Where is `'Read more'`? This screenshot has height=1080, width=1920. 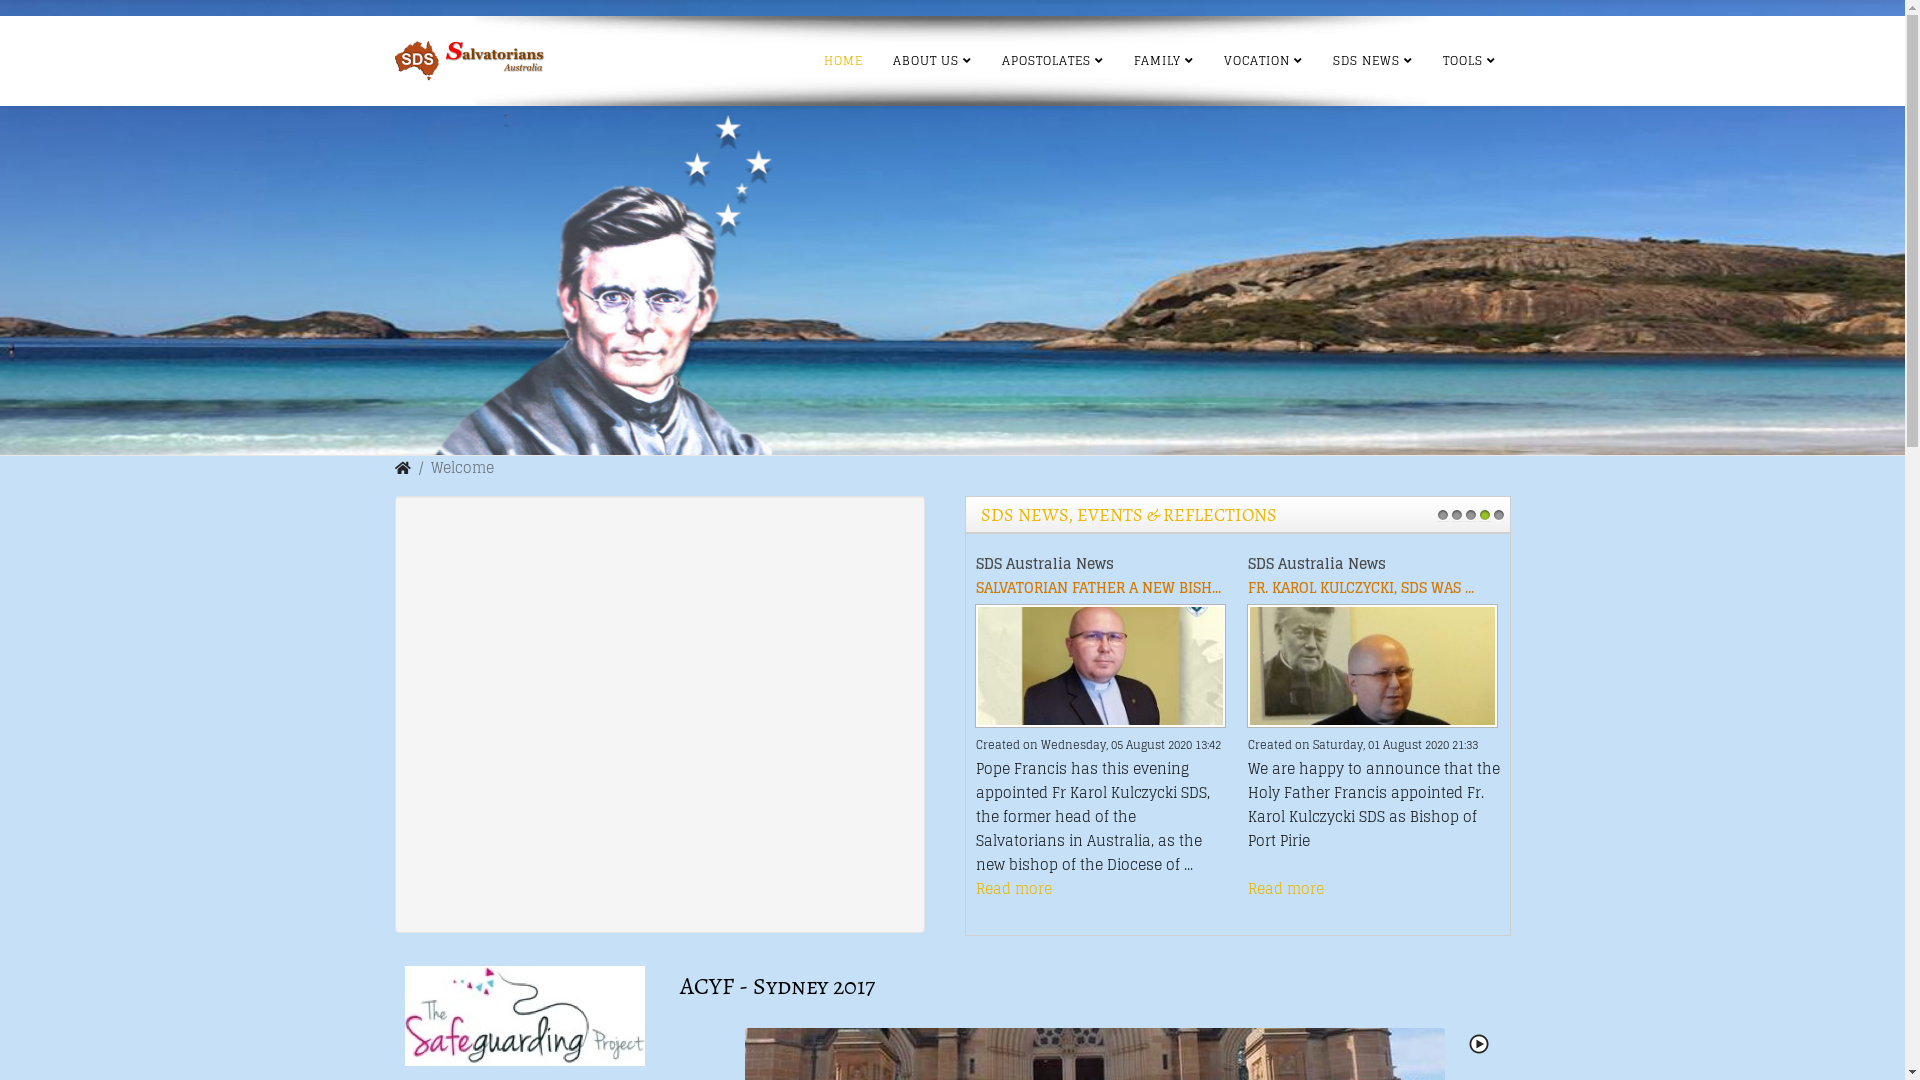
'Read more' is located at coordinates (1013, 887).